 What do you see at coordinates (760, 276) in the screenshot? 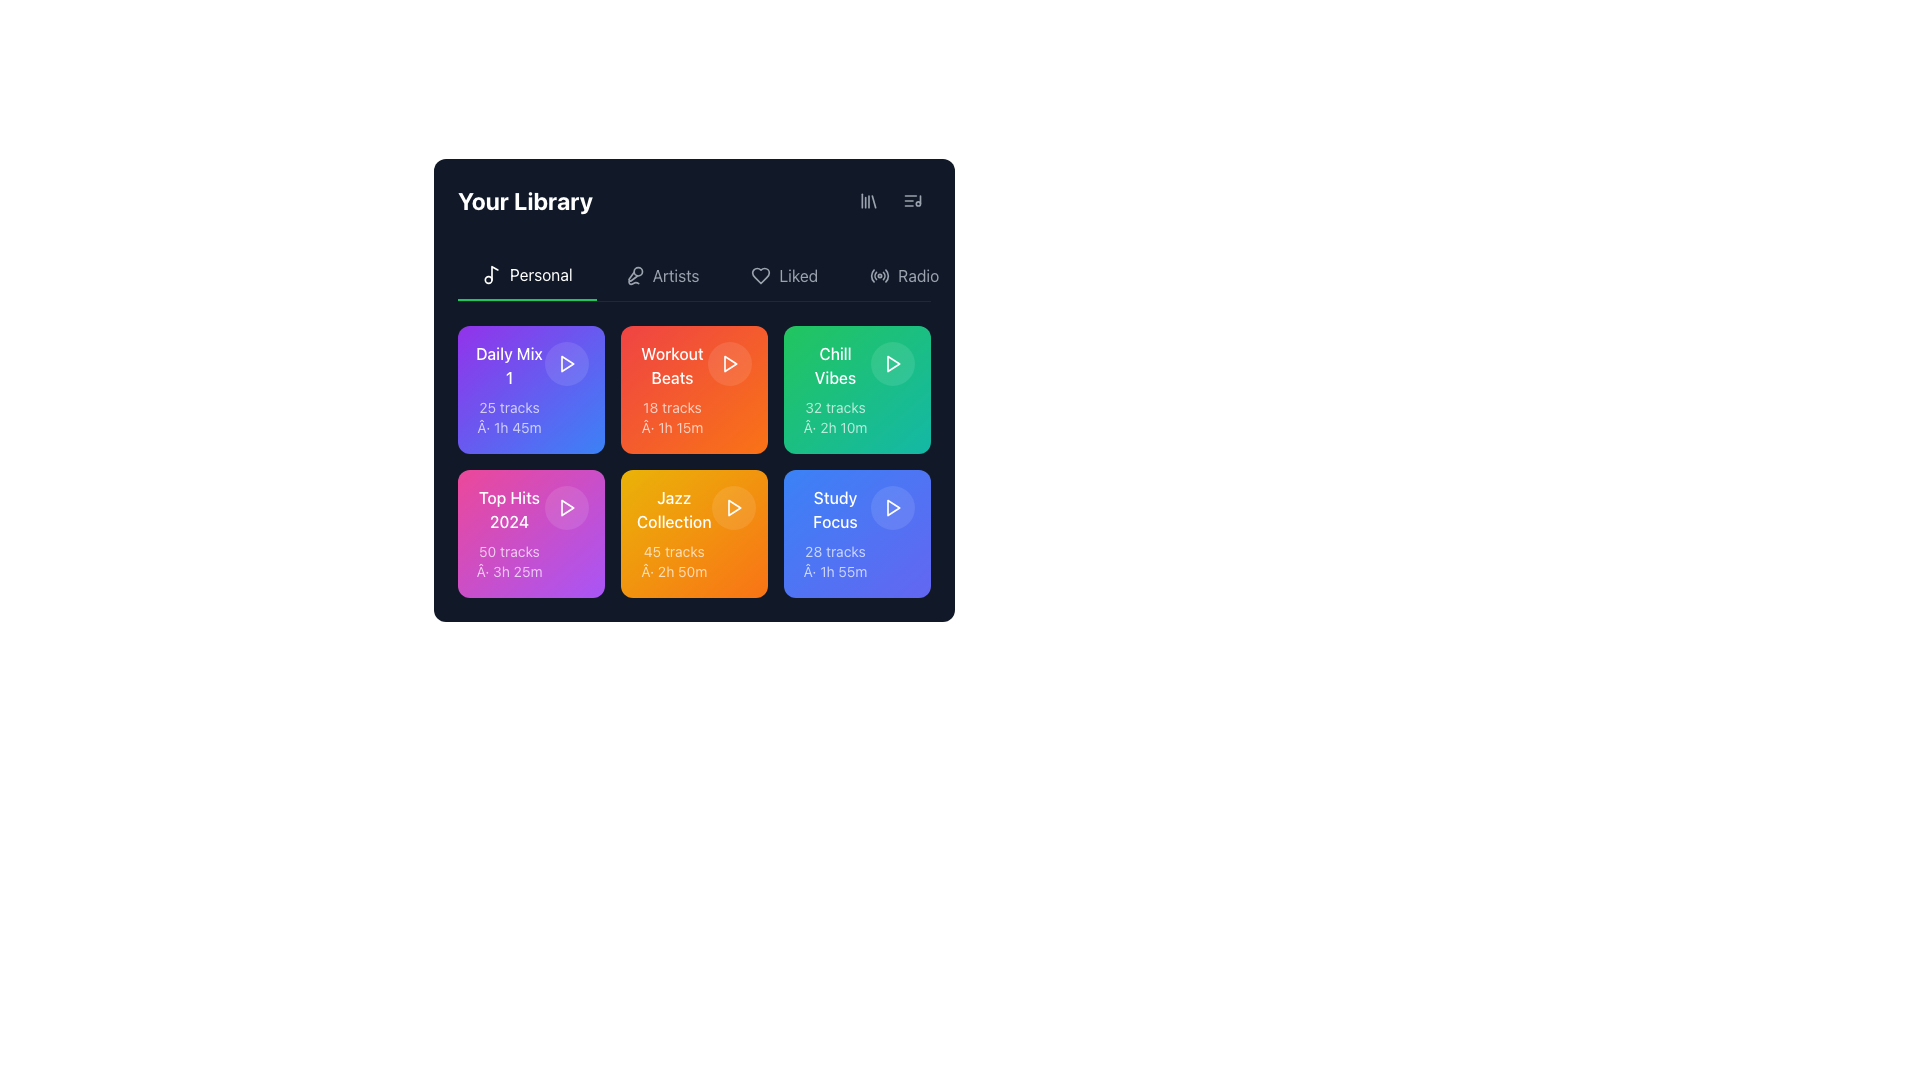
I see `the heart-shaped outline icon that represents the 'Liked' section, located between the 'Artists' and 'Radio' icons under the 'Your Library' header` at bounding box center [760, 276].